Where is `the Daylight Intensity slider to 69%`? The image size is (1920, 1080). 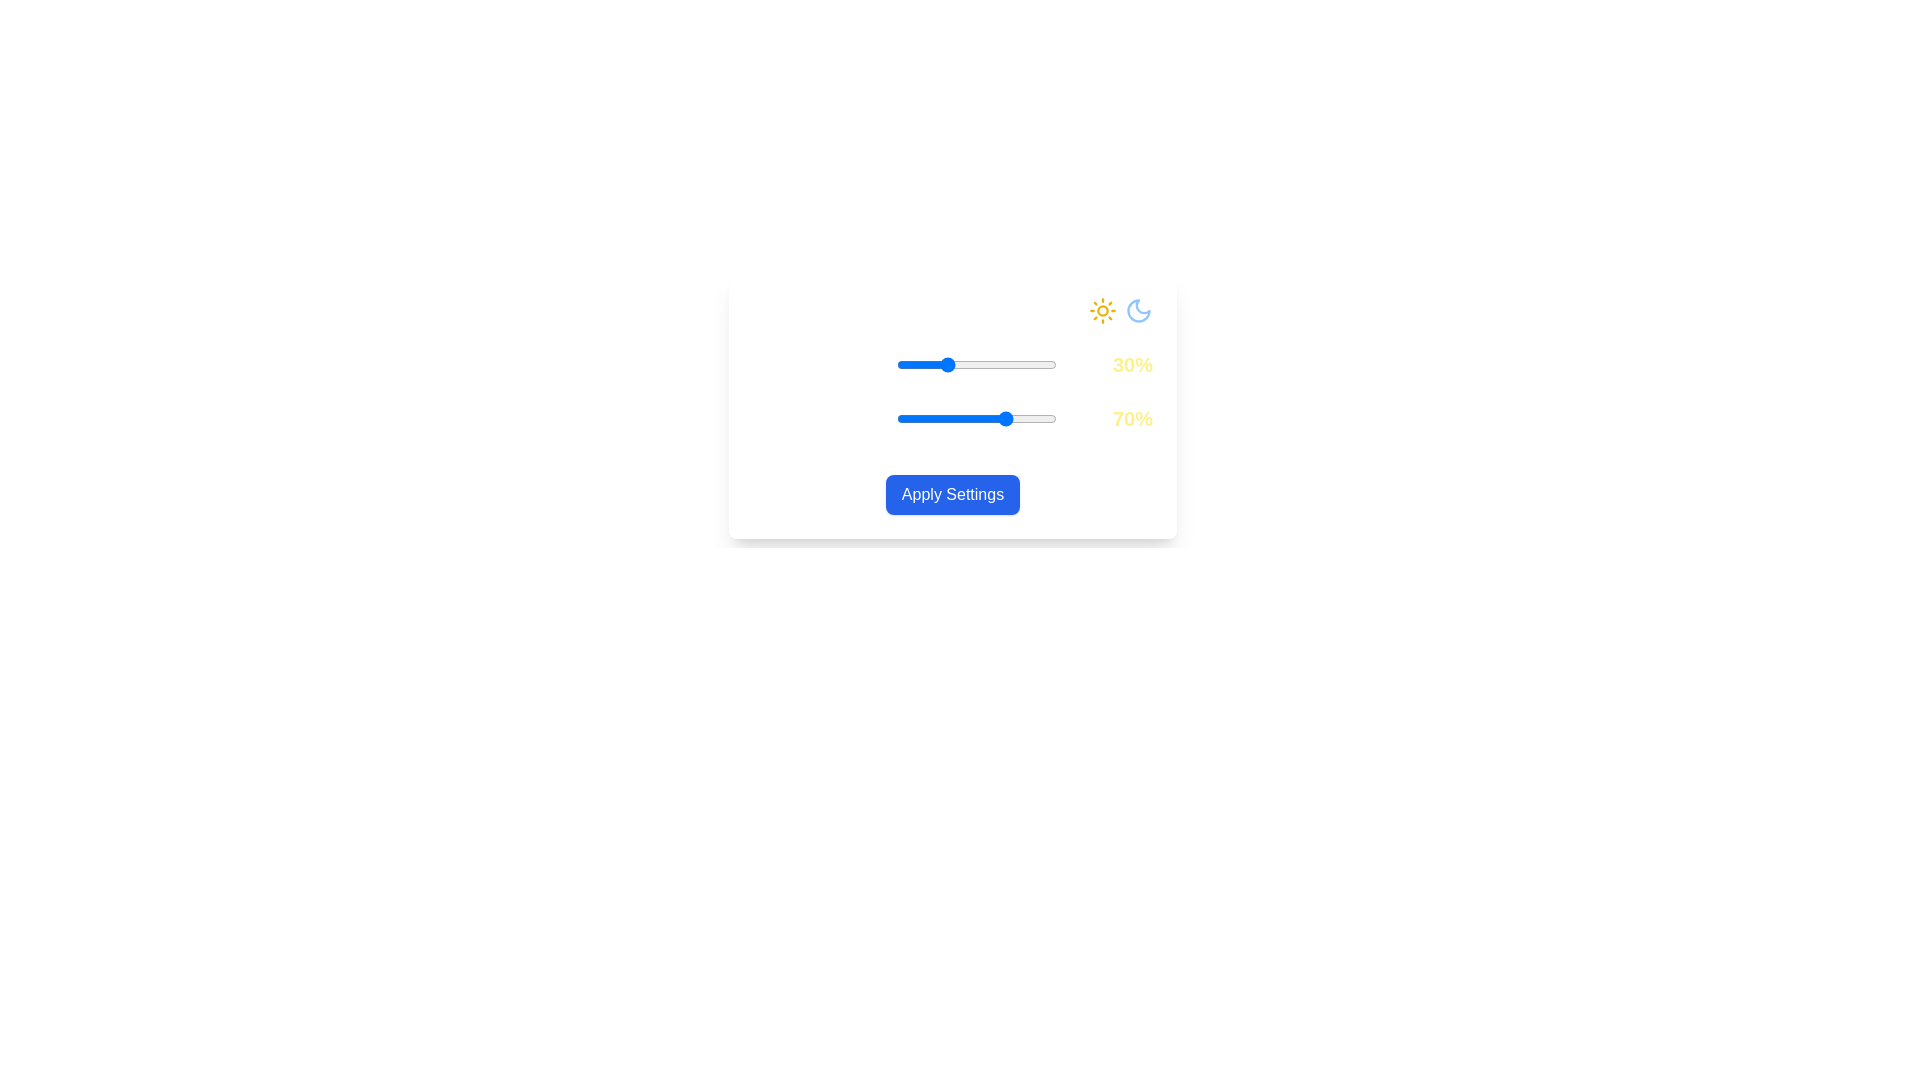 the Daylight Intensity slider to 69% is located at coordinates (1007, 365).